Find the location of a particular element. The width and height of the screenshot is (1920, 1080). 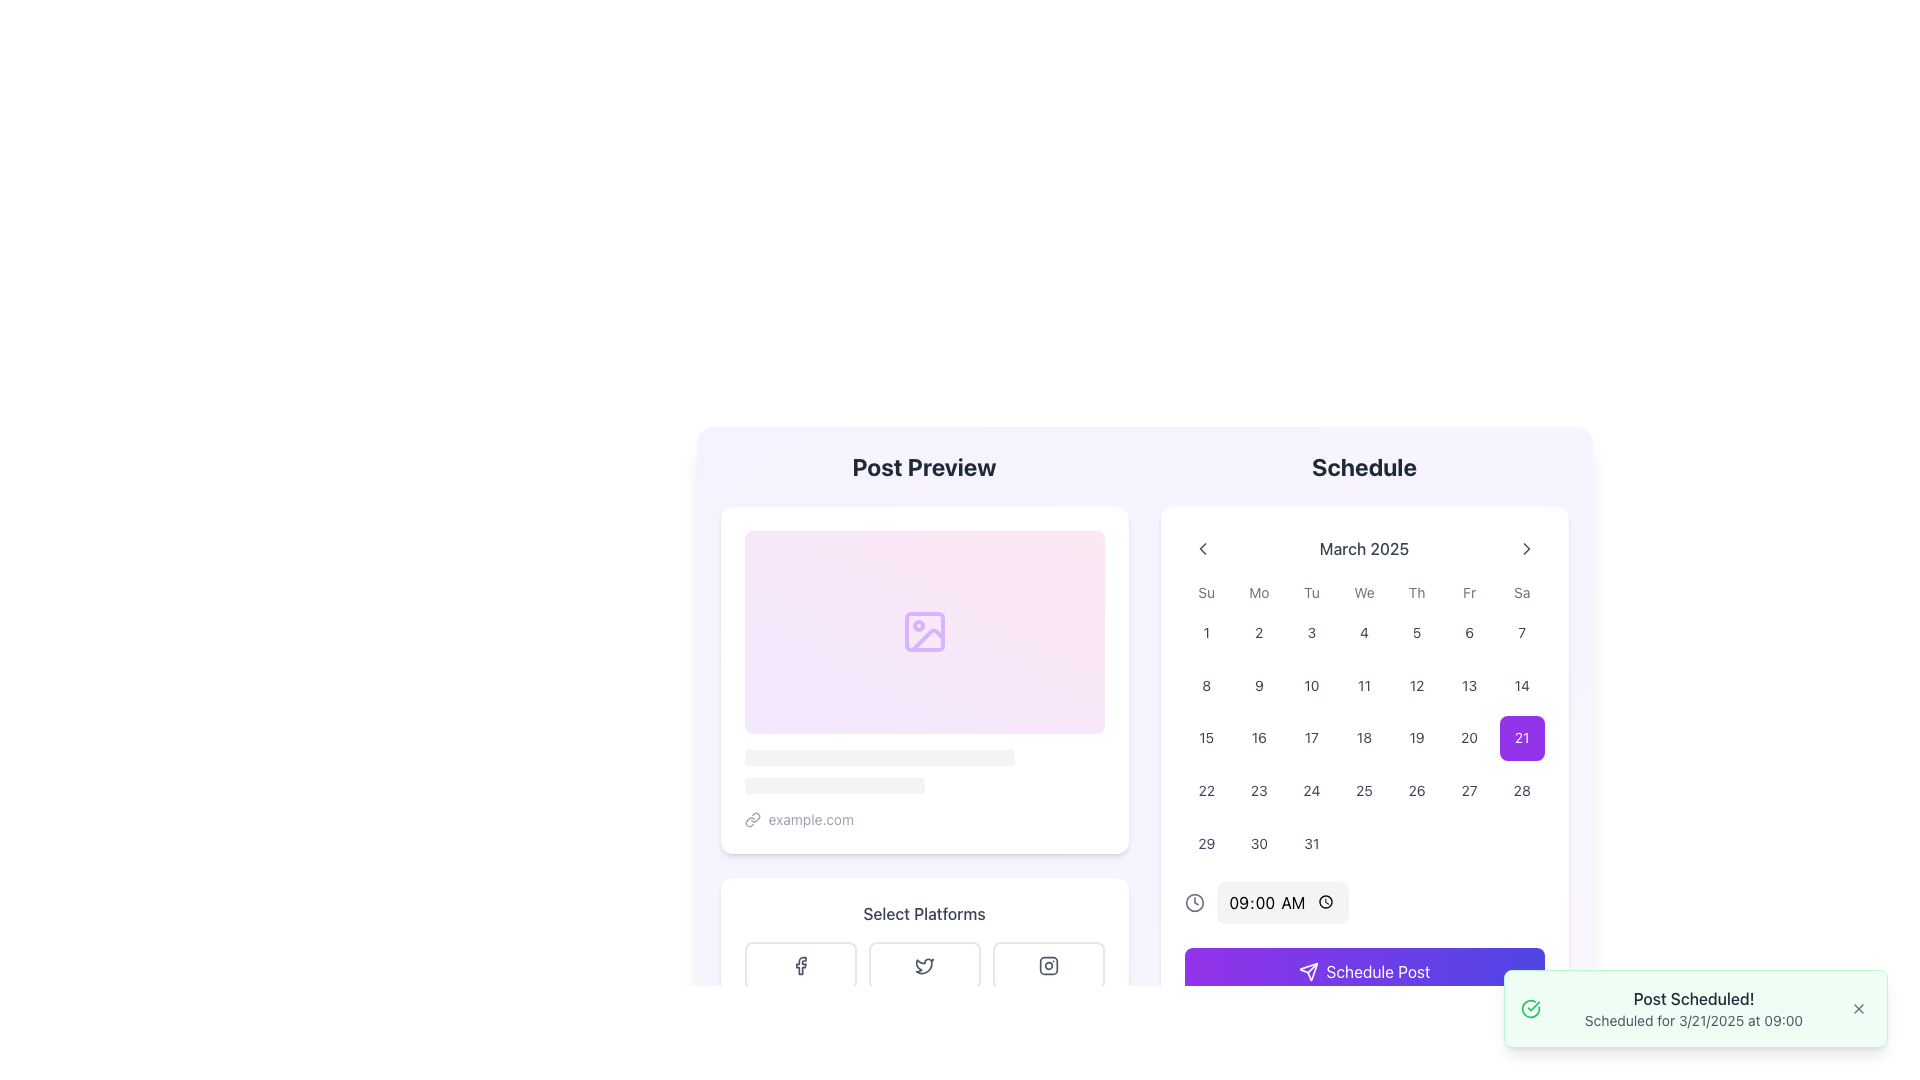

the text label displaying 'Fr', which indicates Friday in the days of the week grid layout is located at coordinates (1469, 592).